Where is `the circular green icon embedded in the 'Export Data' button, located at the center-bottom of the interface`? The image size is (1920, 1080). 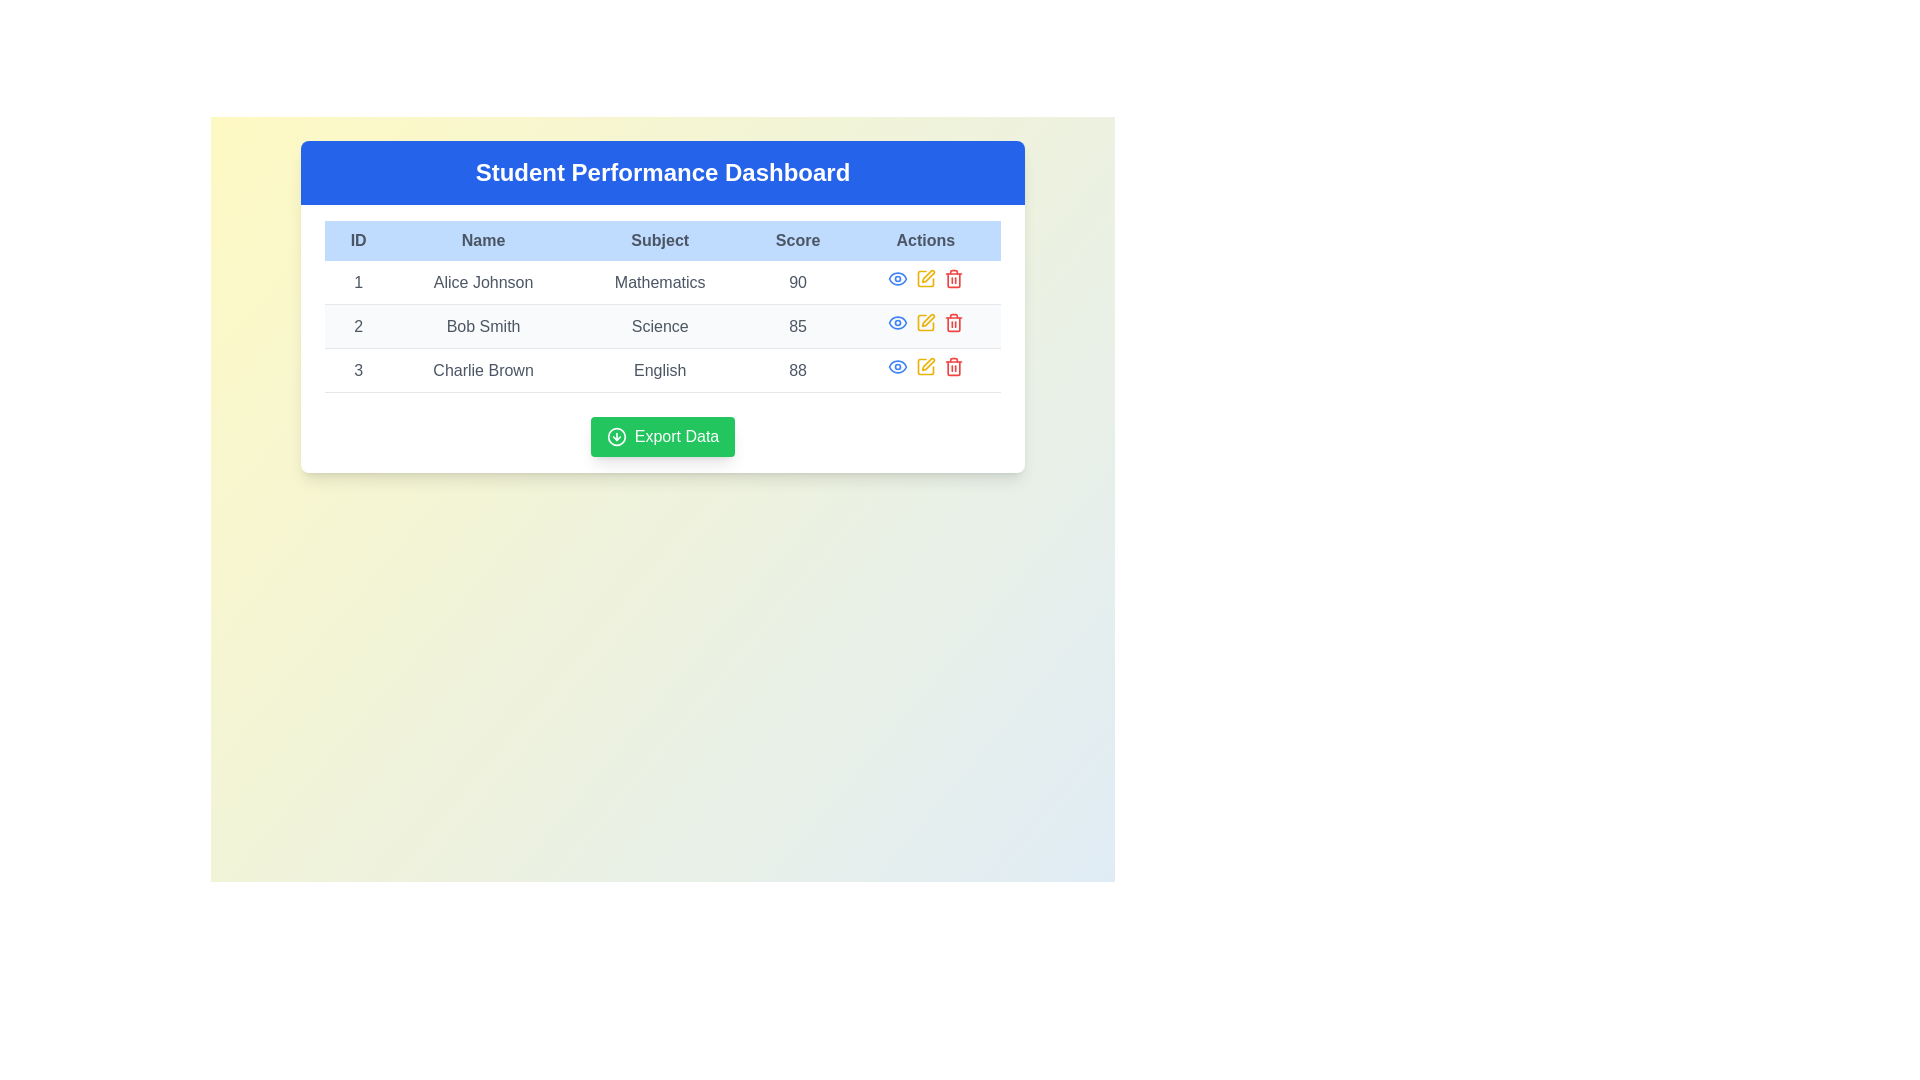
the circular green icon embedded in the 'Export Data' button, located at the center-bottom of the interface is located at coordinates (615, 435).